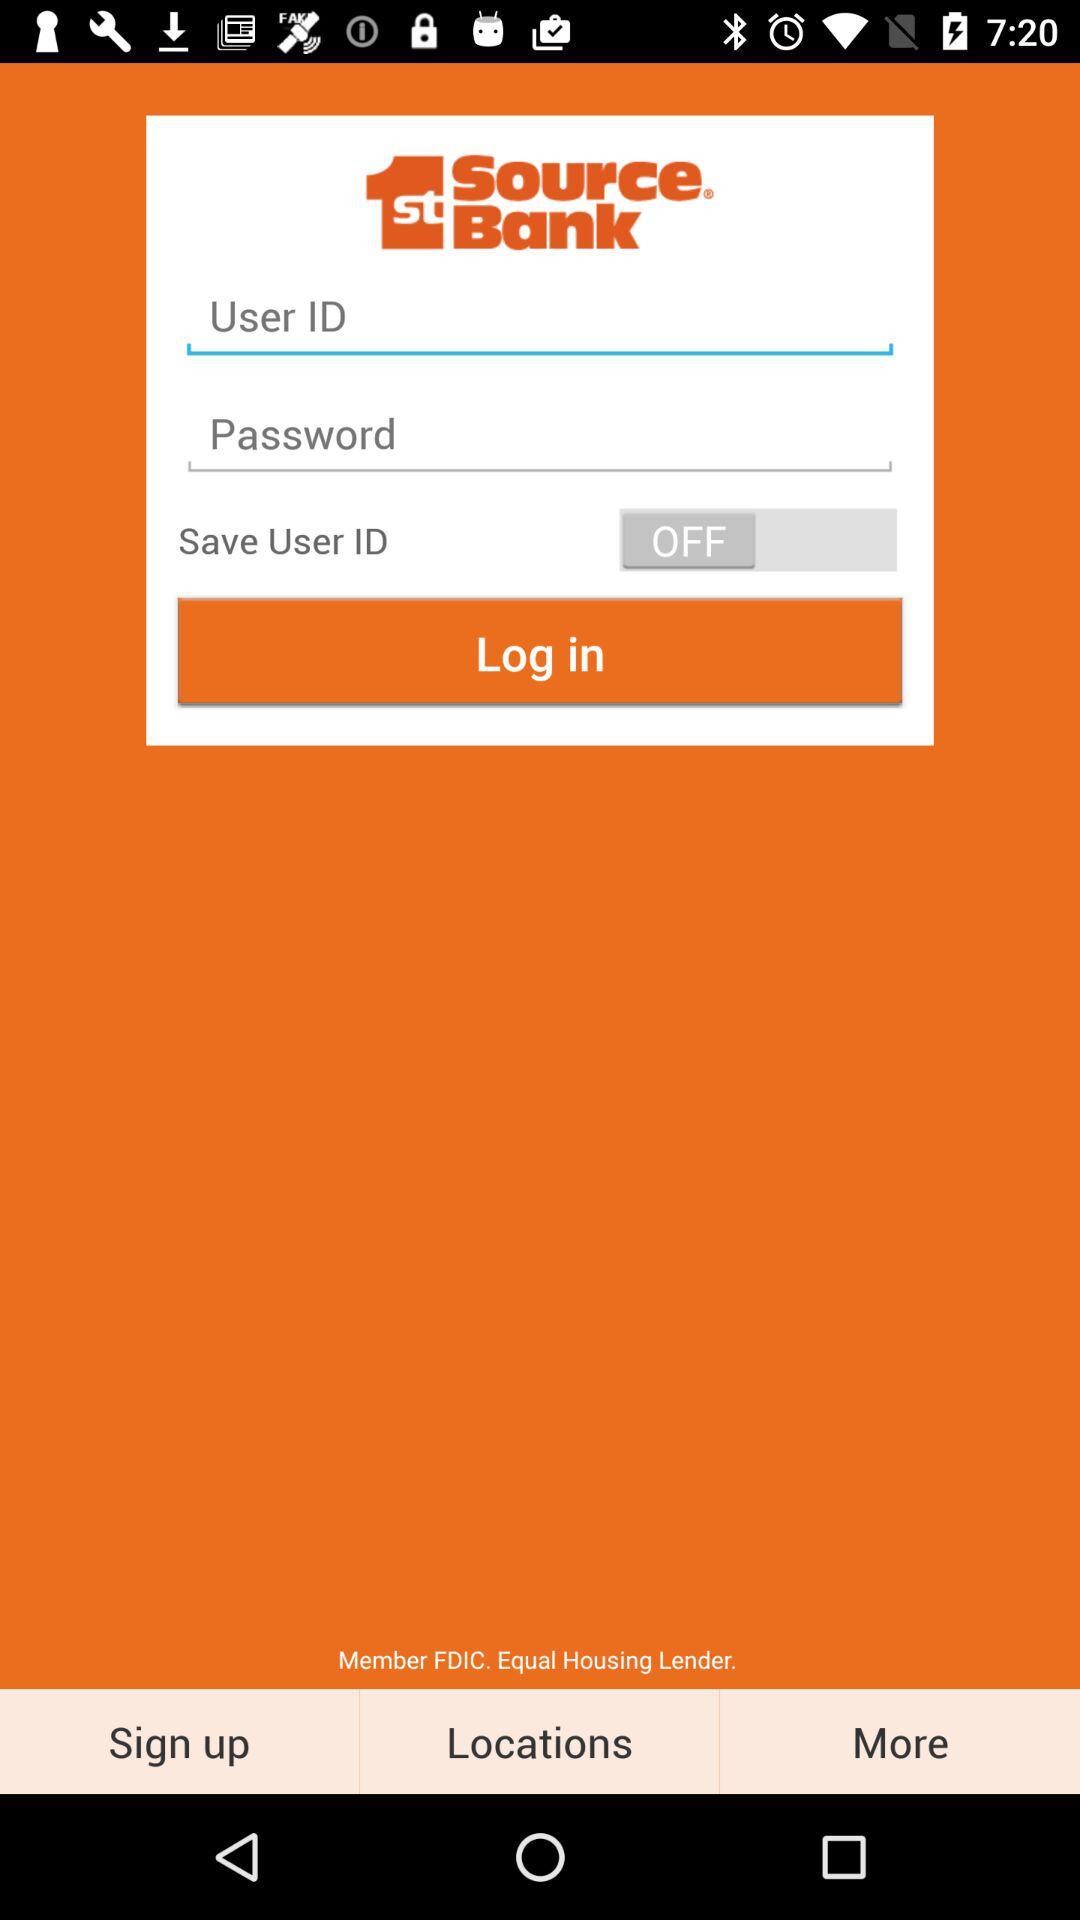 This screenshot has height=1920, width=1080. Describe the element at coordinates (538, 1740) in the screenshot. I see `the locations item` at that location.